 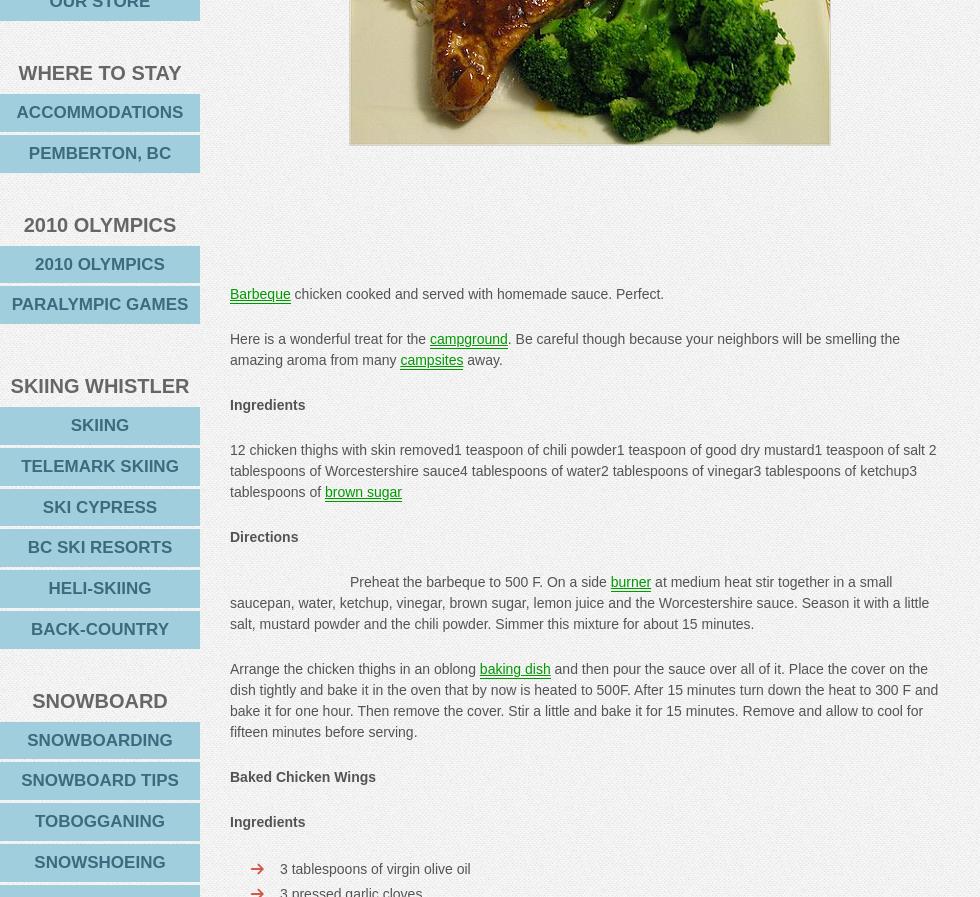 I want to click on 'campground', so click(x=468, y=337).